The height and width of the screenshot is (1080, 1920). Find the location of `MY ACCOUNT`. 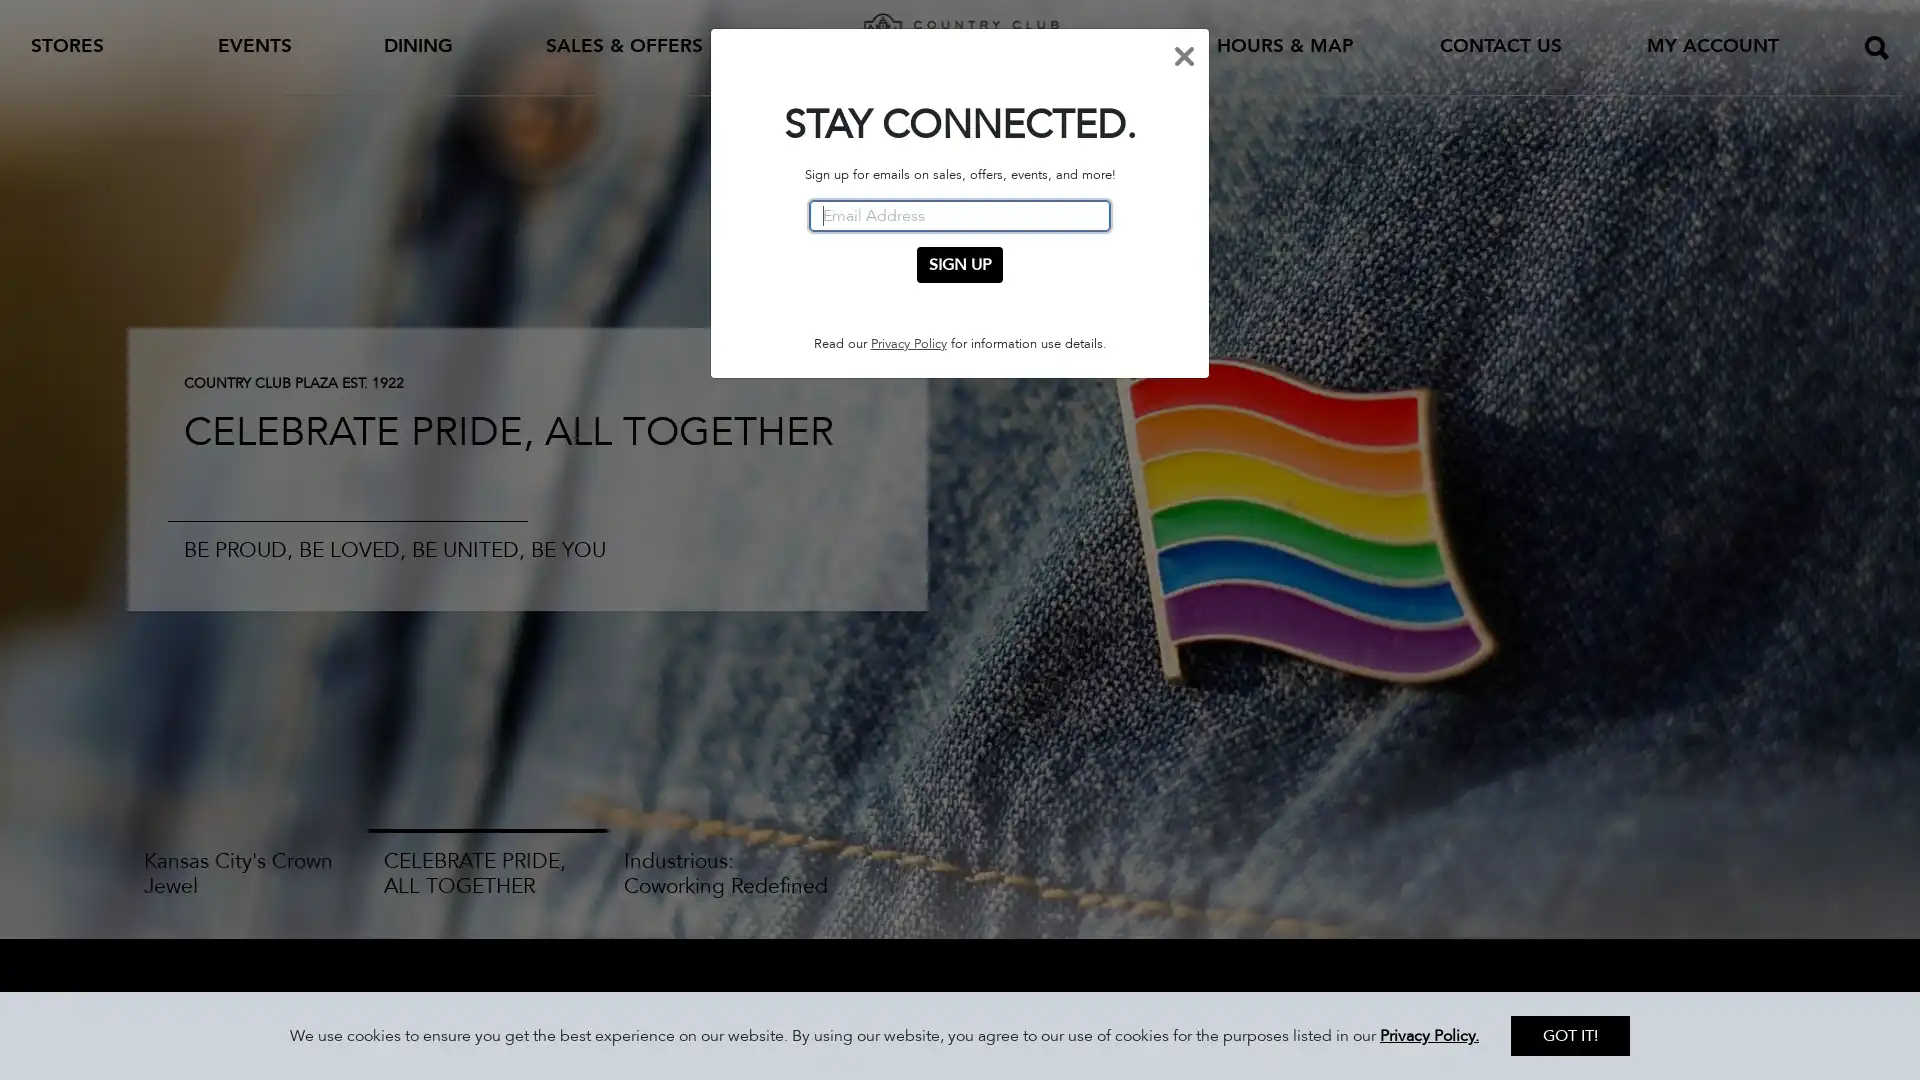

MY ACCOUNT is located at coordinates (1712, 45).